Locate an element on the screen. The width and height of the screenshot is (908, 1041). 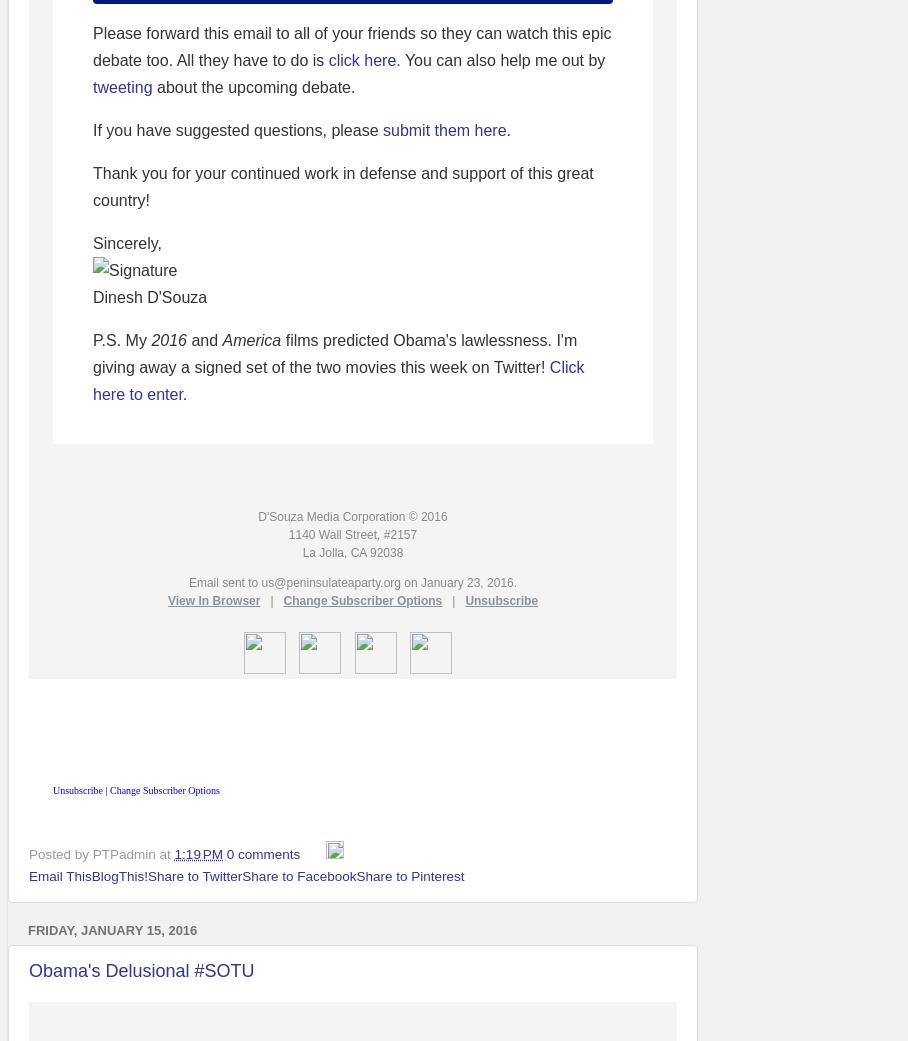
'about the upcoming debate.' is located at coordinates (252, 86).